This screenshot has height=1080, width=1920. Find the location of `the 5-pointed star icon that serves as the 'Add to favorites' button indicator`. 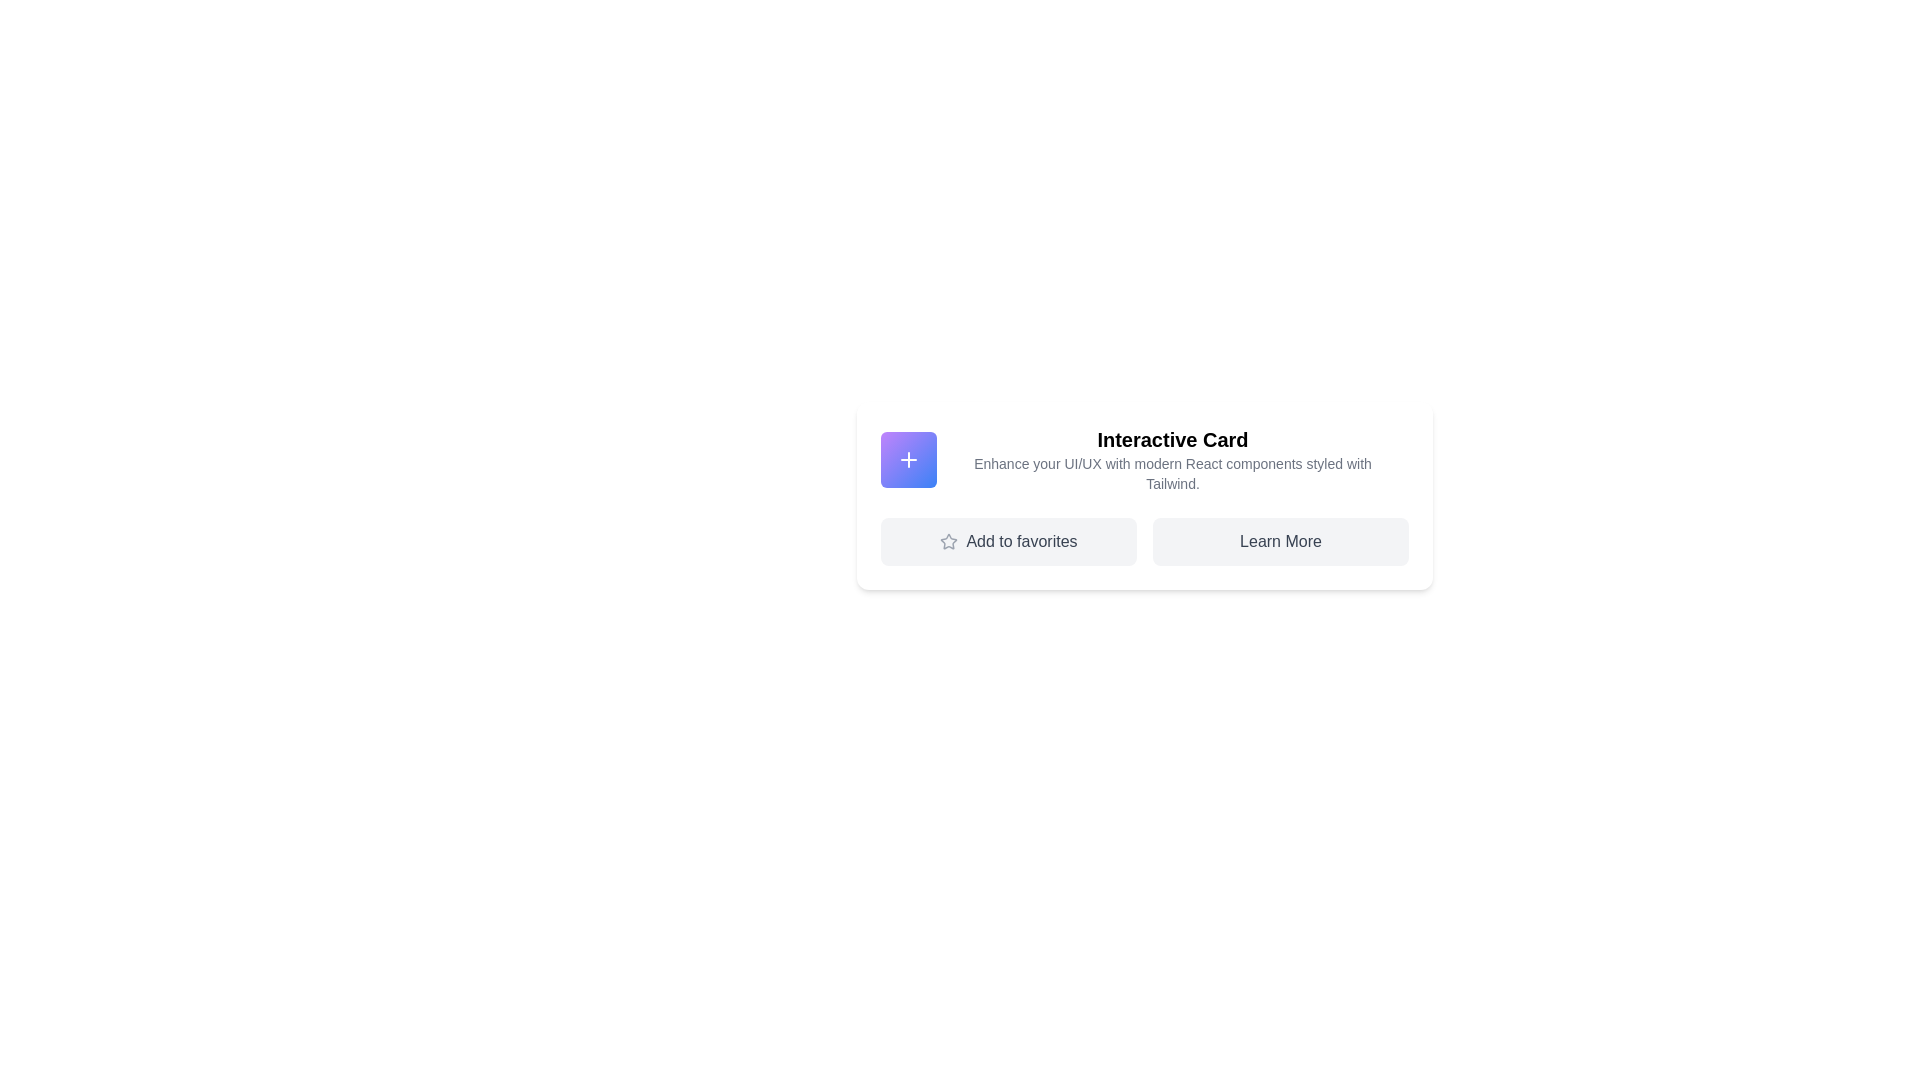

the 5-pointed star icon that serves as the 'Add to favorites' button indicator is located at coordinates (948, 541).